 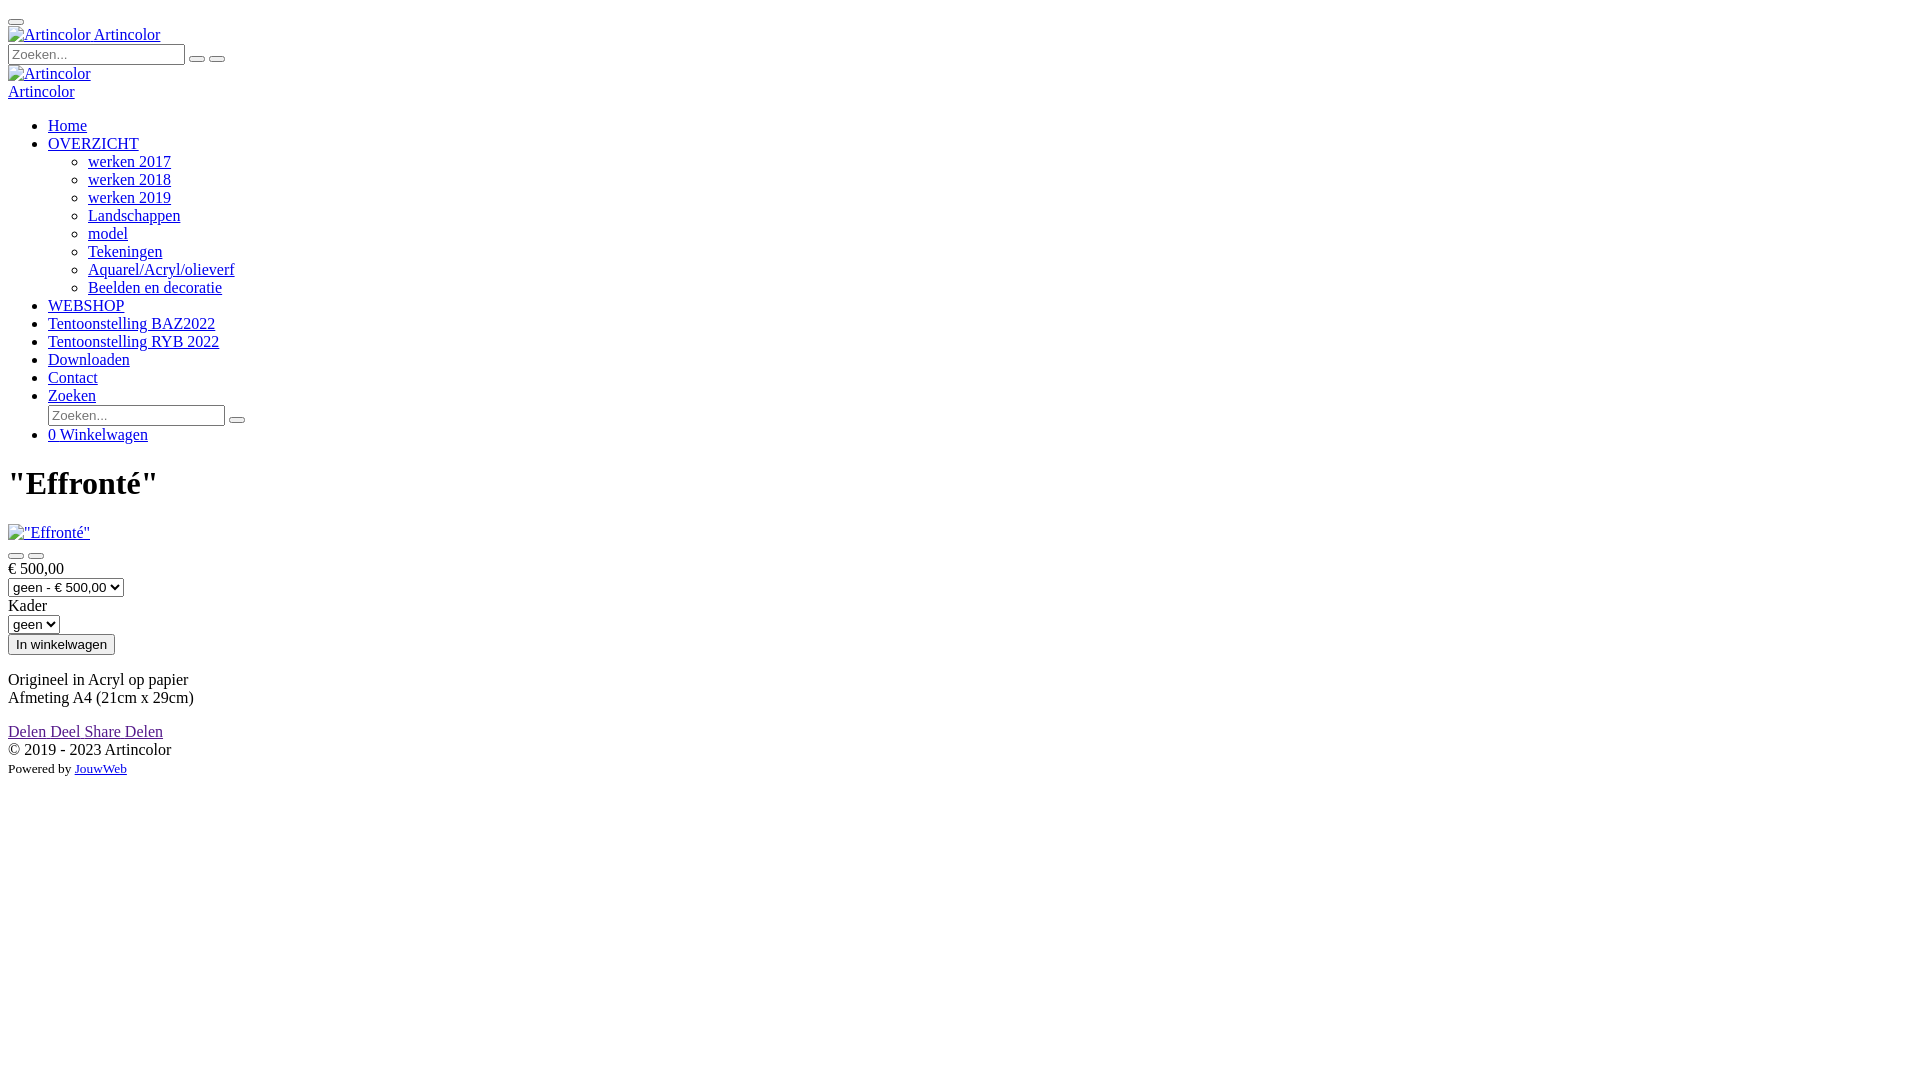 I want to click on 'Landschappen', so click(x=133, y=215).